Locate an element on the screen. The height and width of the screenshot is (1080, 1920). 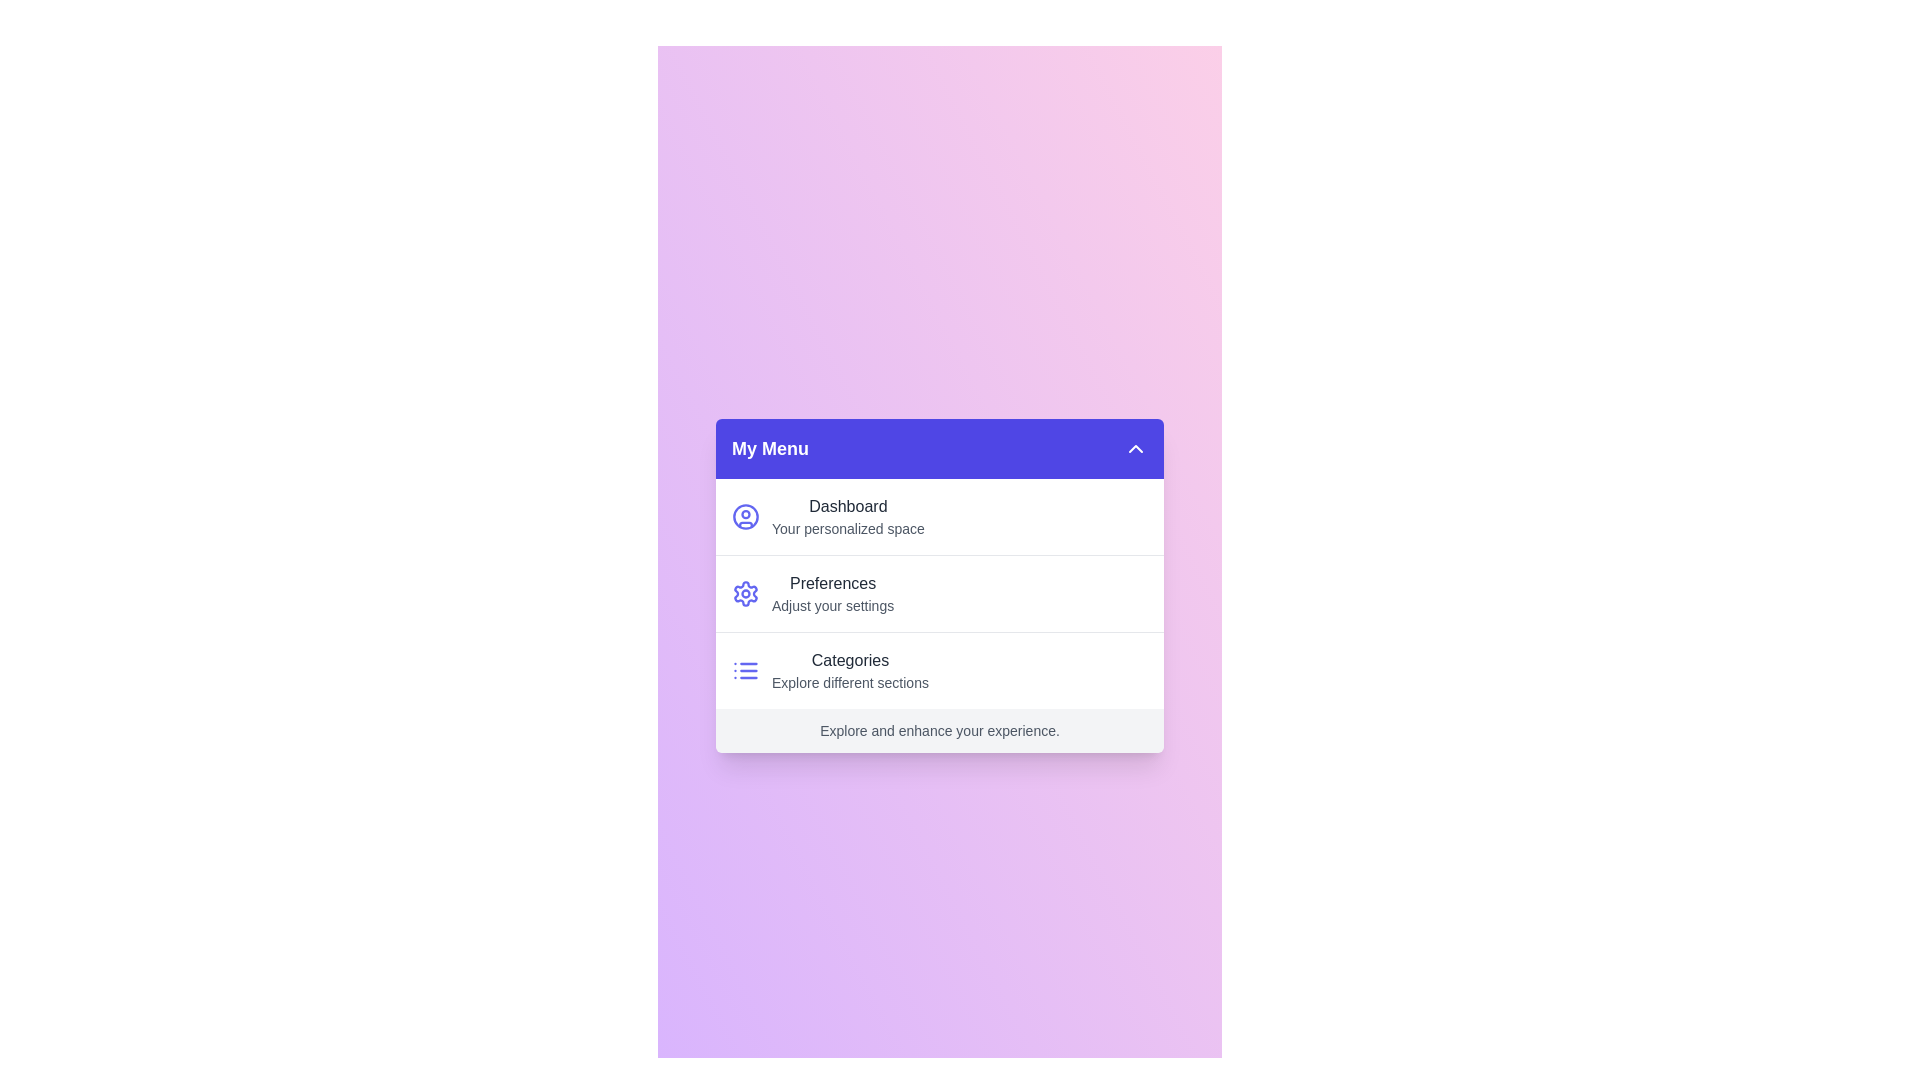
the toggle button in the header to toggle the menu open or closed is located at coordinates (1136, 447).